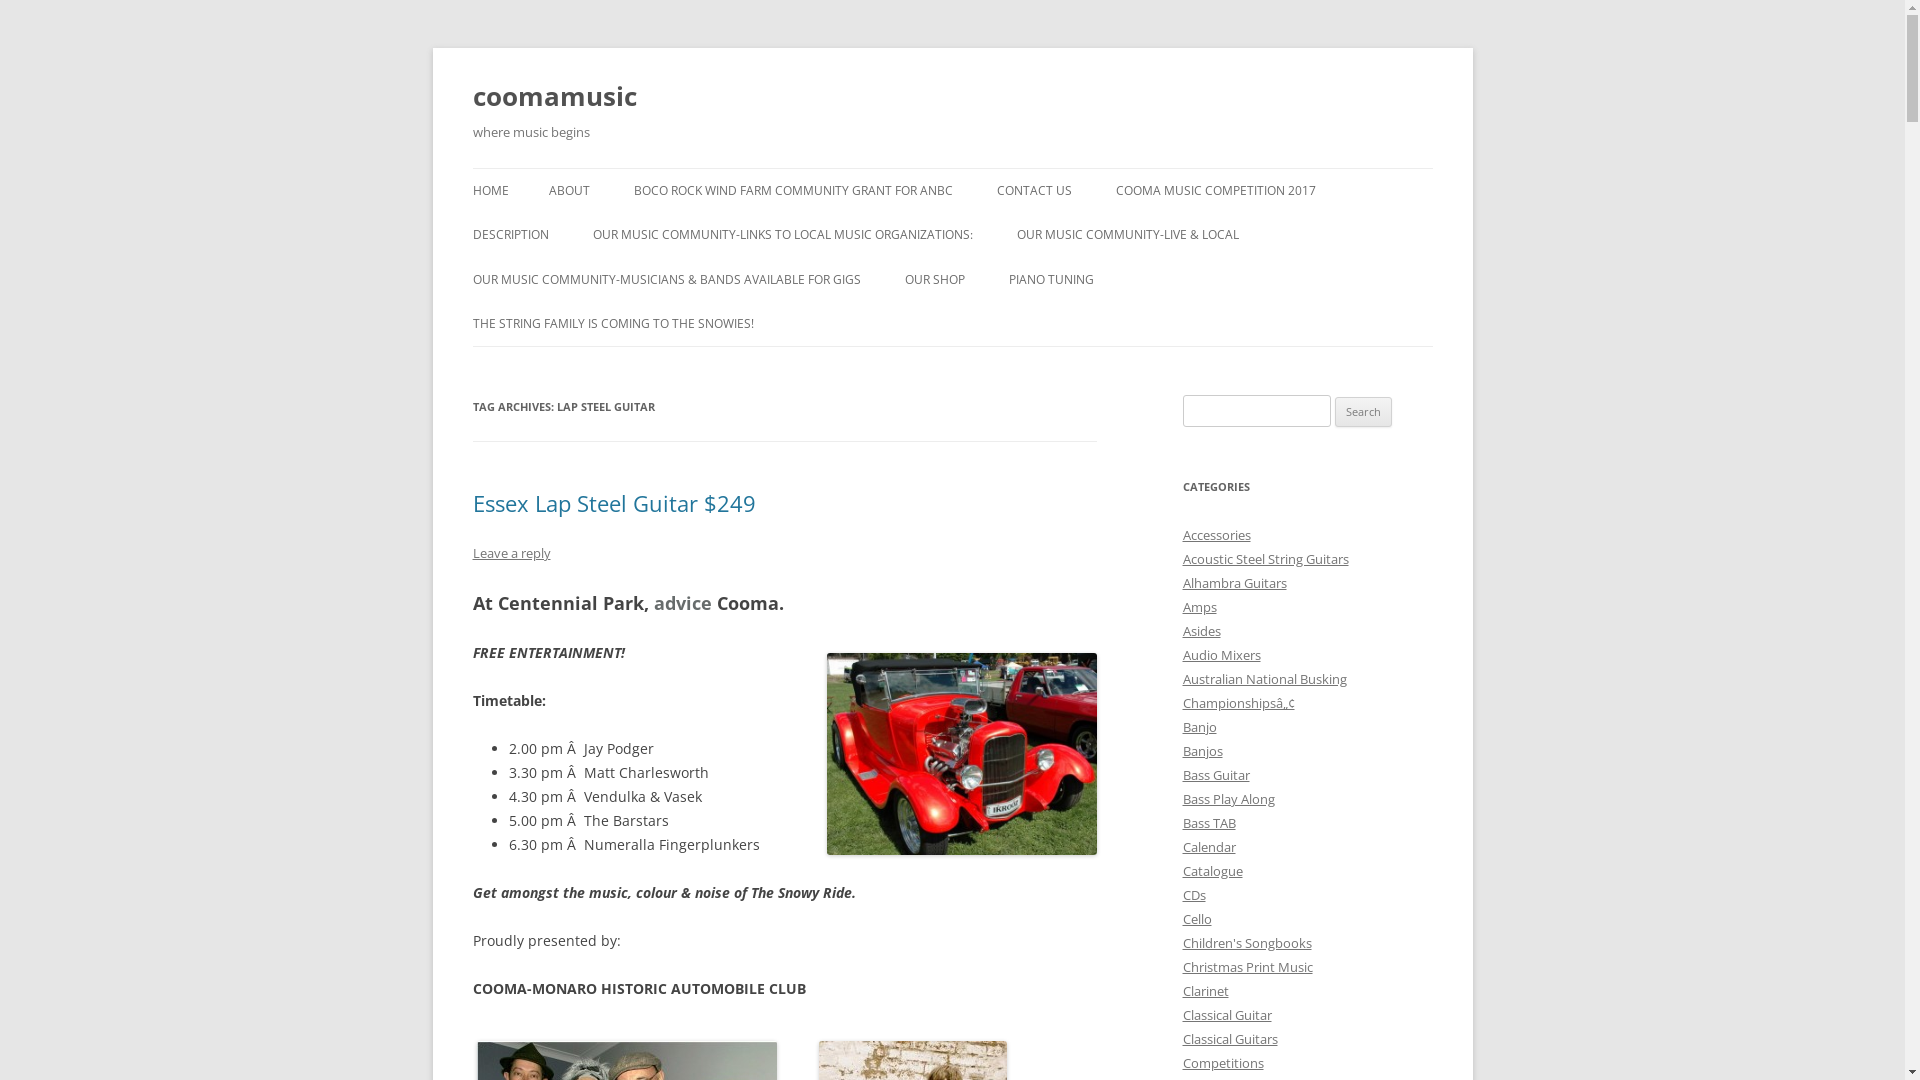  I want to click on 'Accessories', so click(1181, 534).